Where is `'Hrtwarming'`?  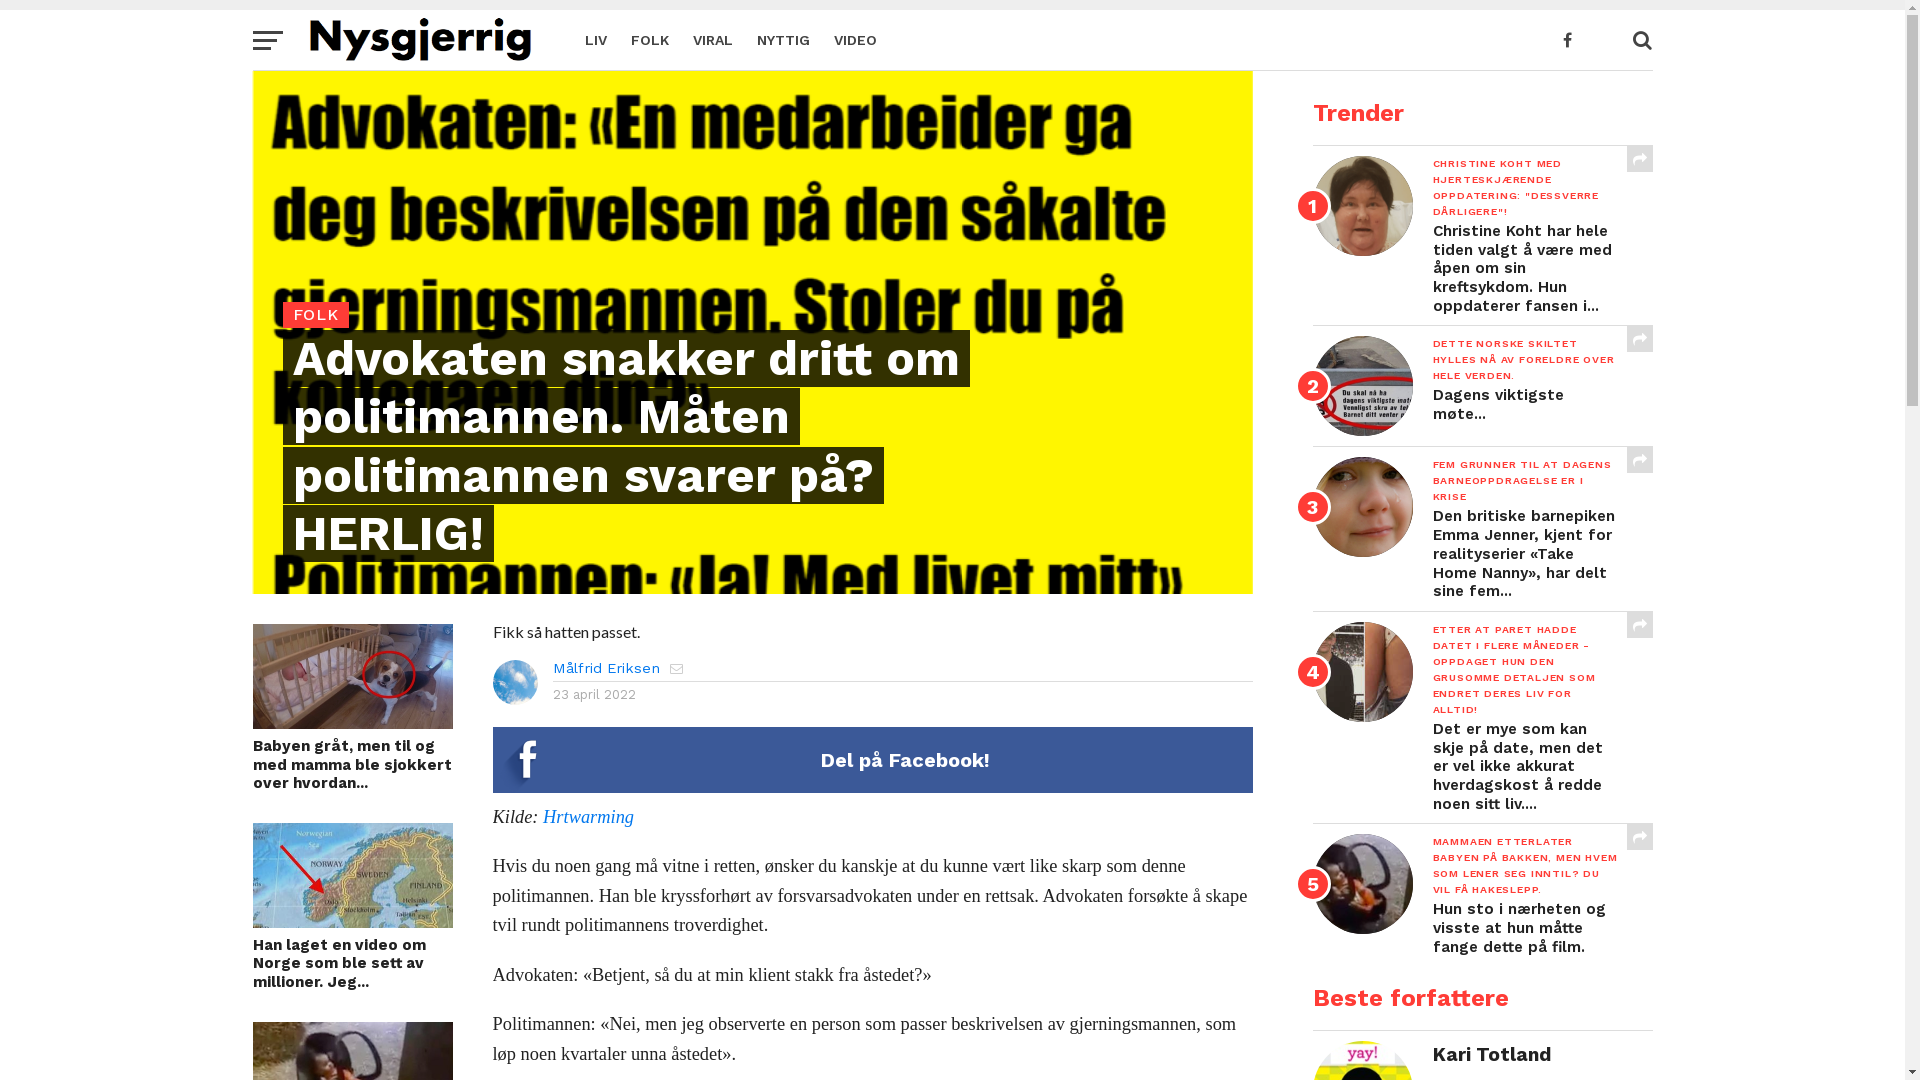 'Hrtwarming' is located at coordinates (542, 817).